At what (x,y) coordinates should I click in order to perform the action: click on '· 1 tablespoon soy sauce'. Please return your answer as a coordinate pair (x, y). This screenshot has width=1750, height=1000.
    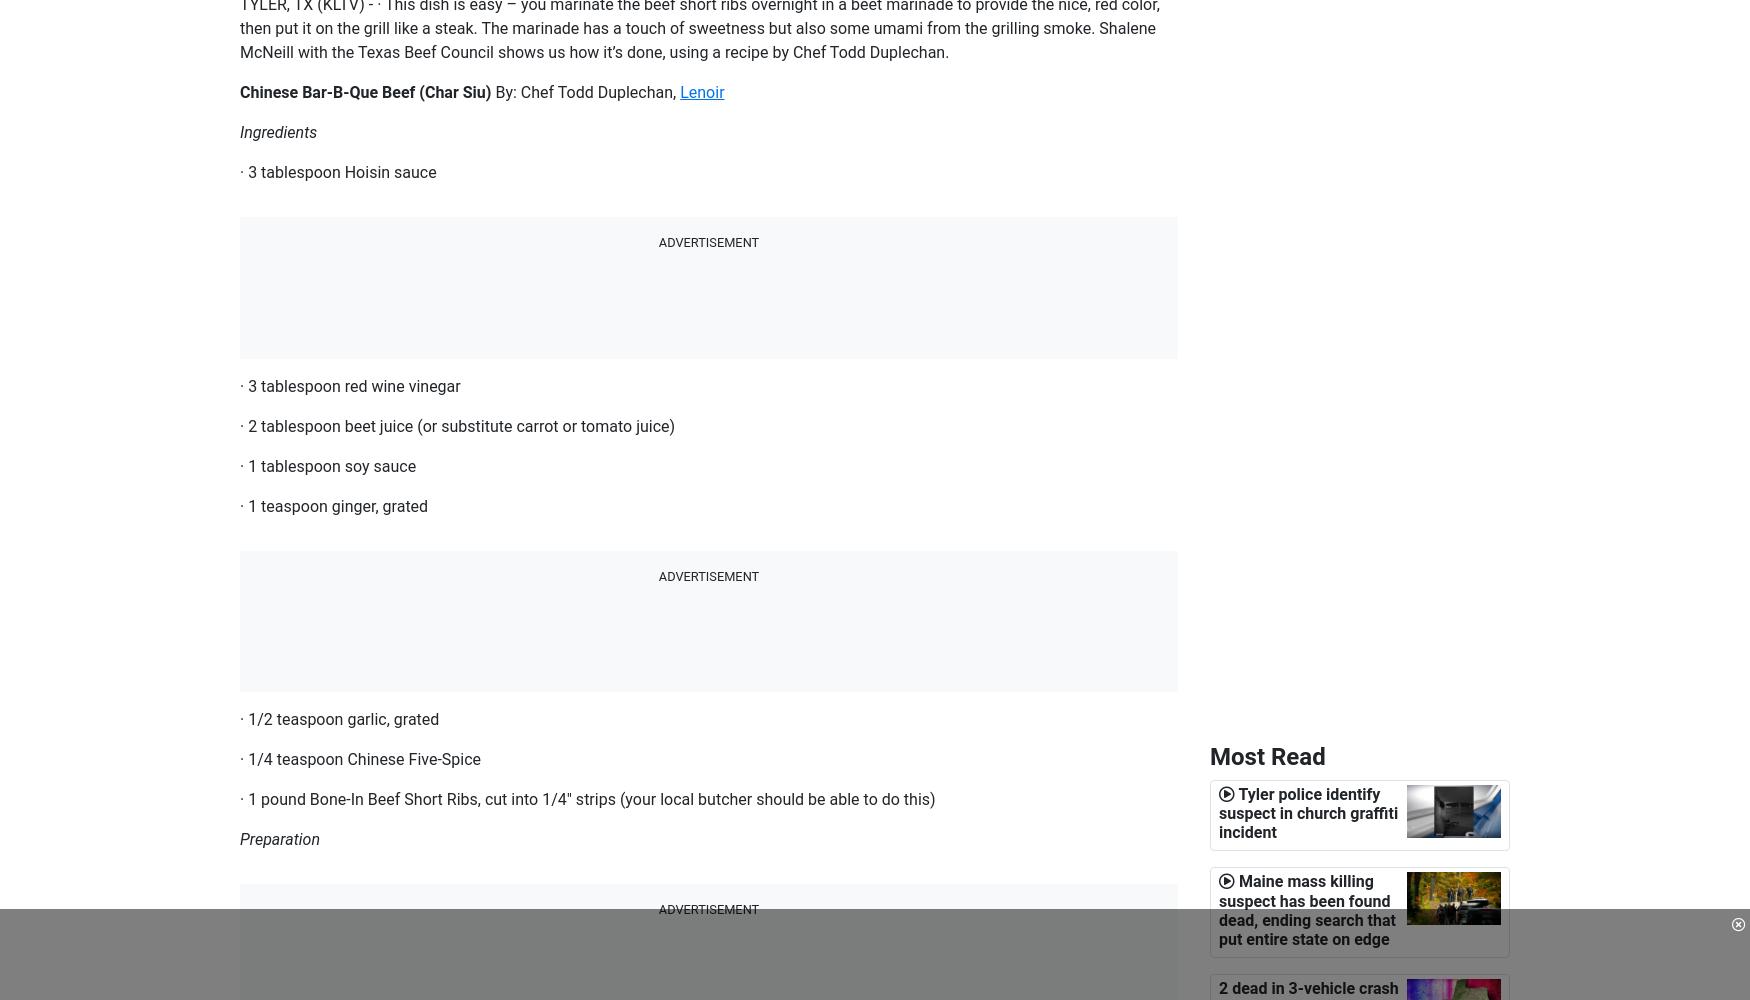
    Looking at the image, I should click on (239, 464).